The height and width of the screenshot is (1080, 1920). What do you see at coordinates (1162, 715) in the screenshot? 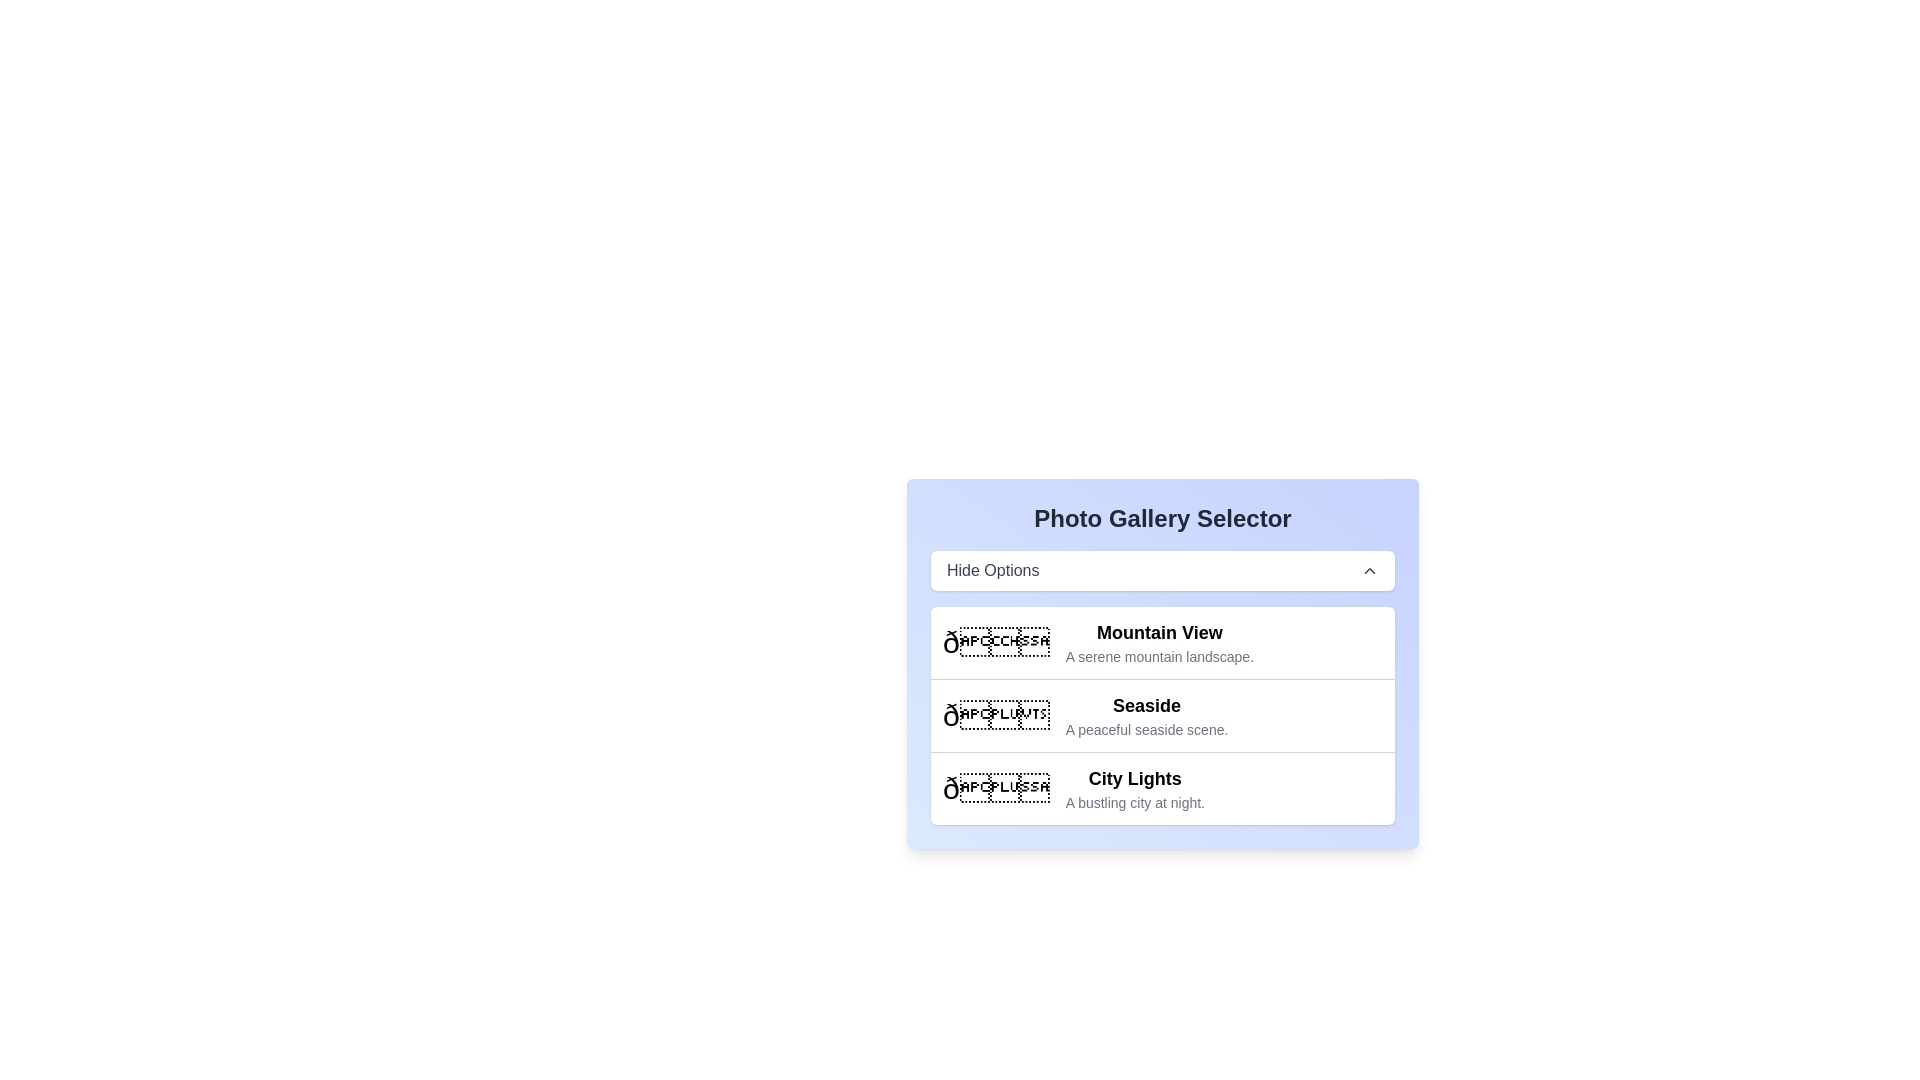
I see `the selectable card component representing a seaside scene, which is the middle card in a vertical stack of three cards under the 'Photo Gallery Selector.'` at bounding box center [1162, 715].